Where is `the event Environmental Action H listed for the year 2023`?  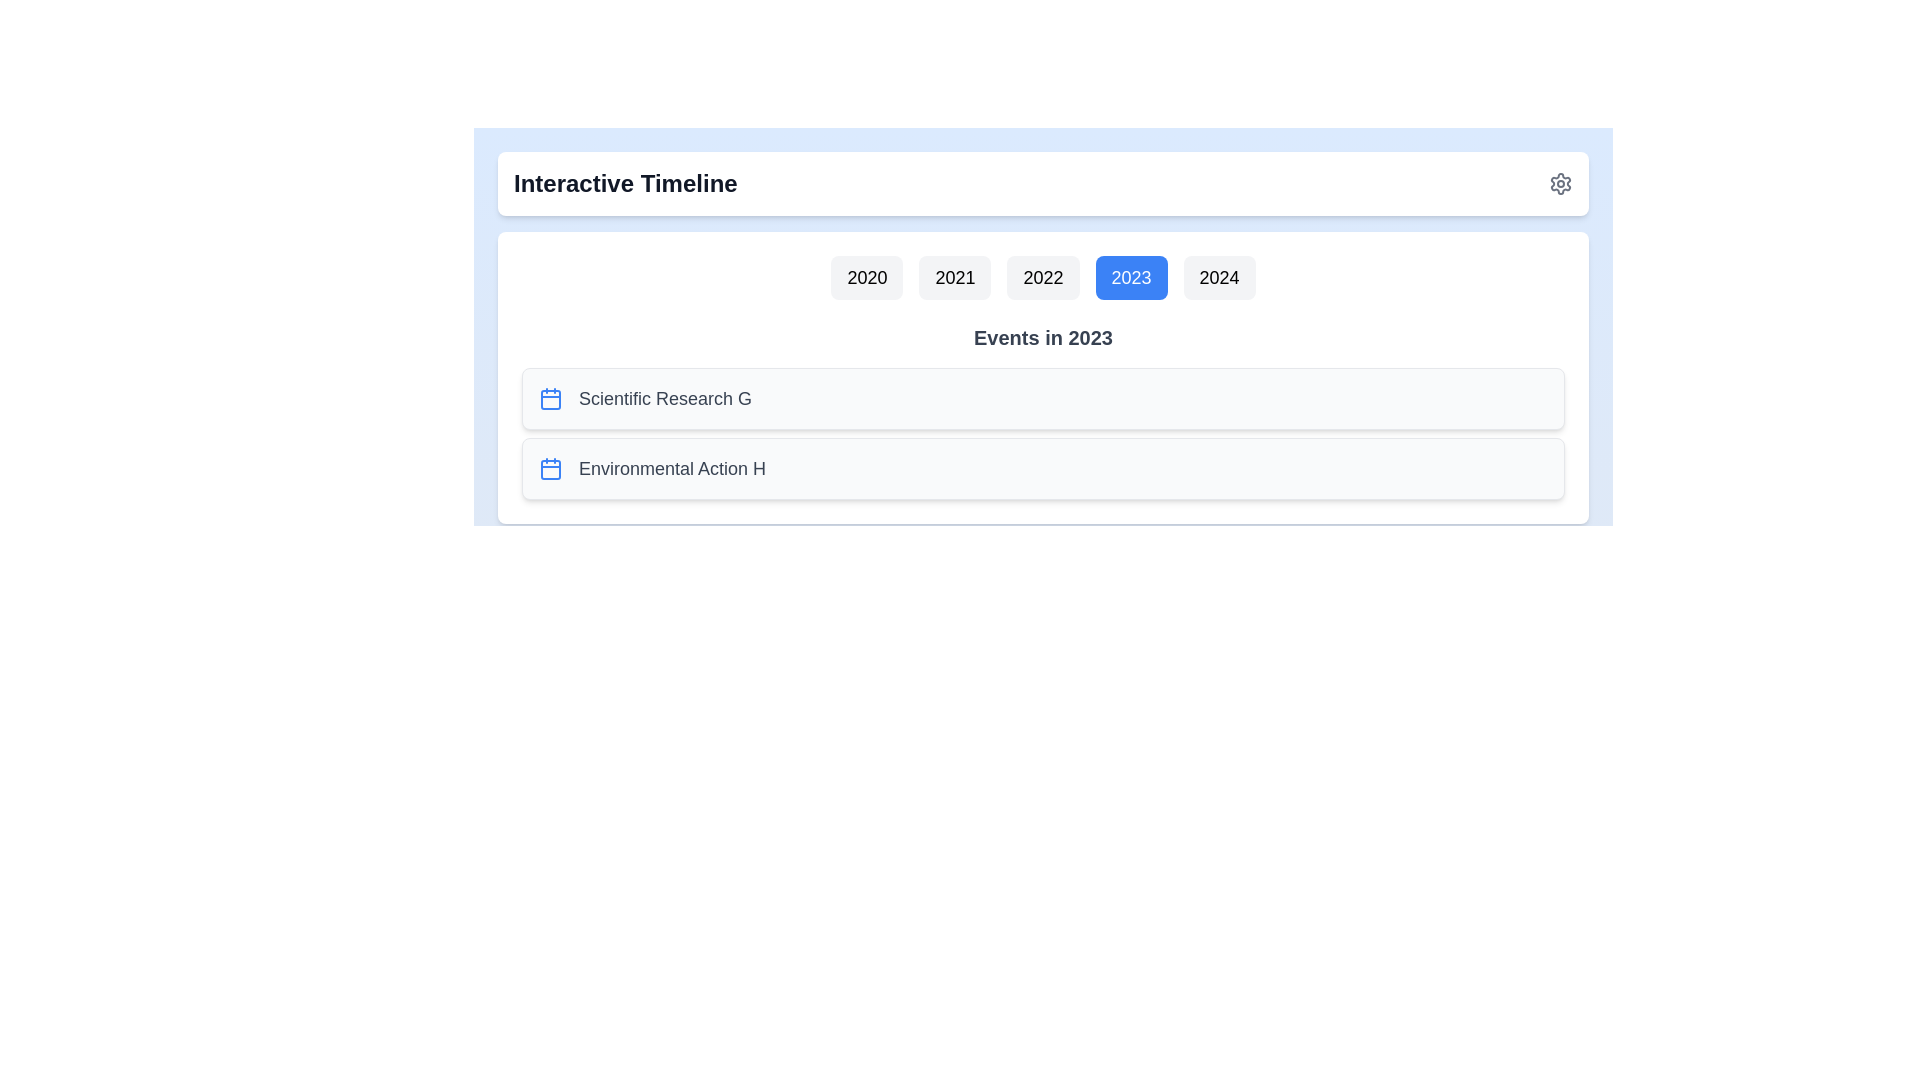 the event Environmental Action H listed for the year 2023 is located at coordinates (672, 469).